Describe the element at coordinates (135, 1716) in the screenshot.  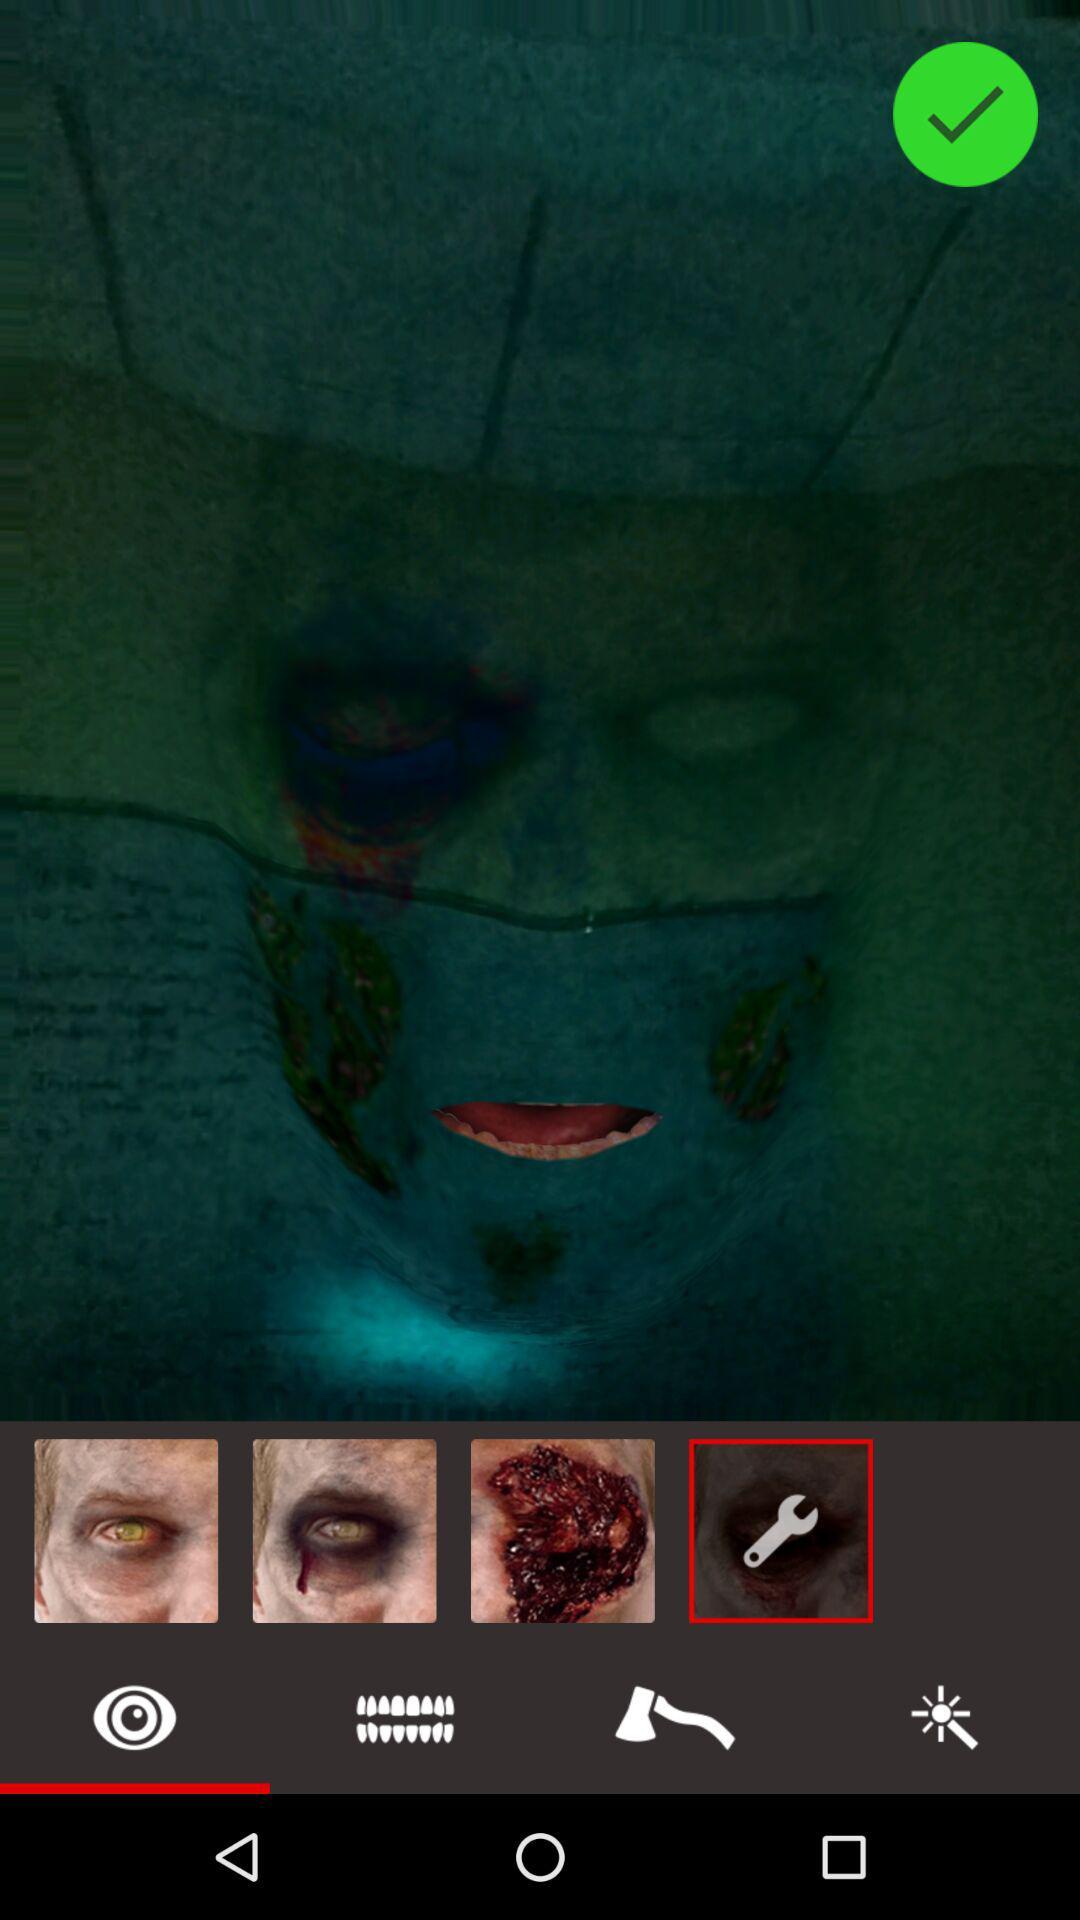
I see `eyes menu` at that location.